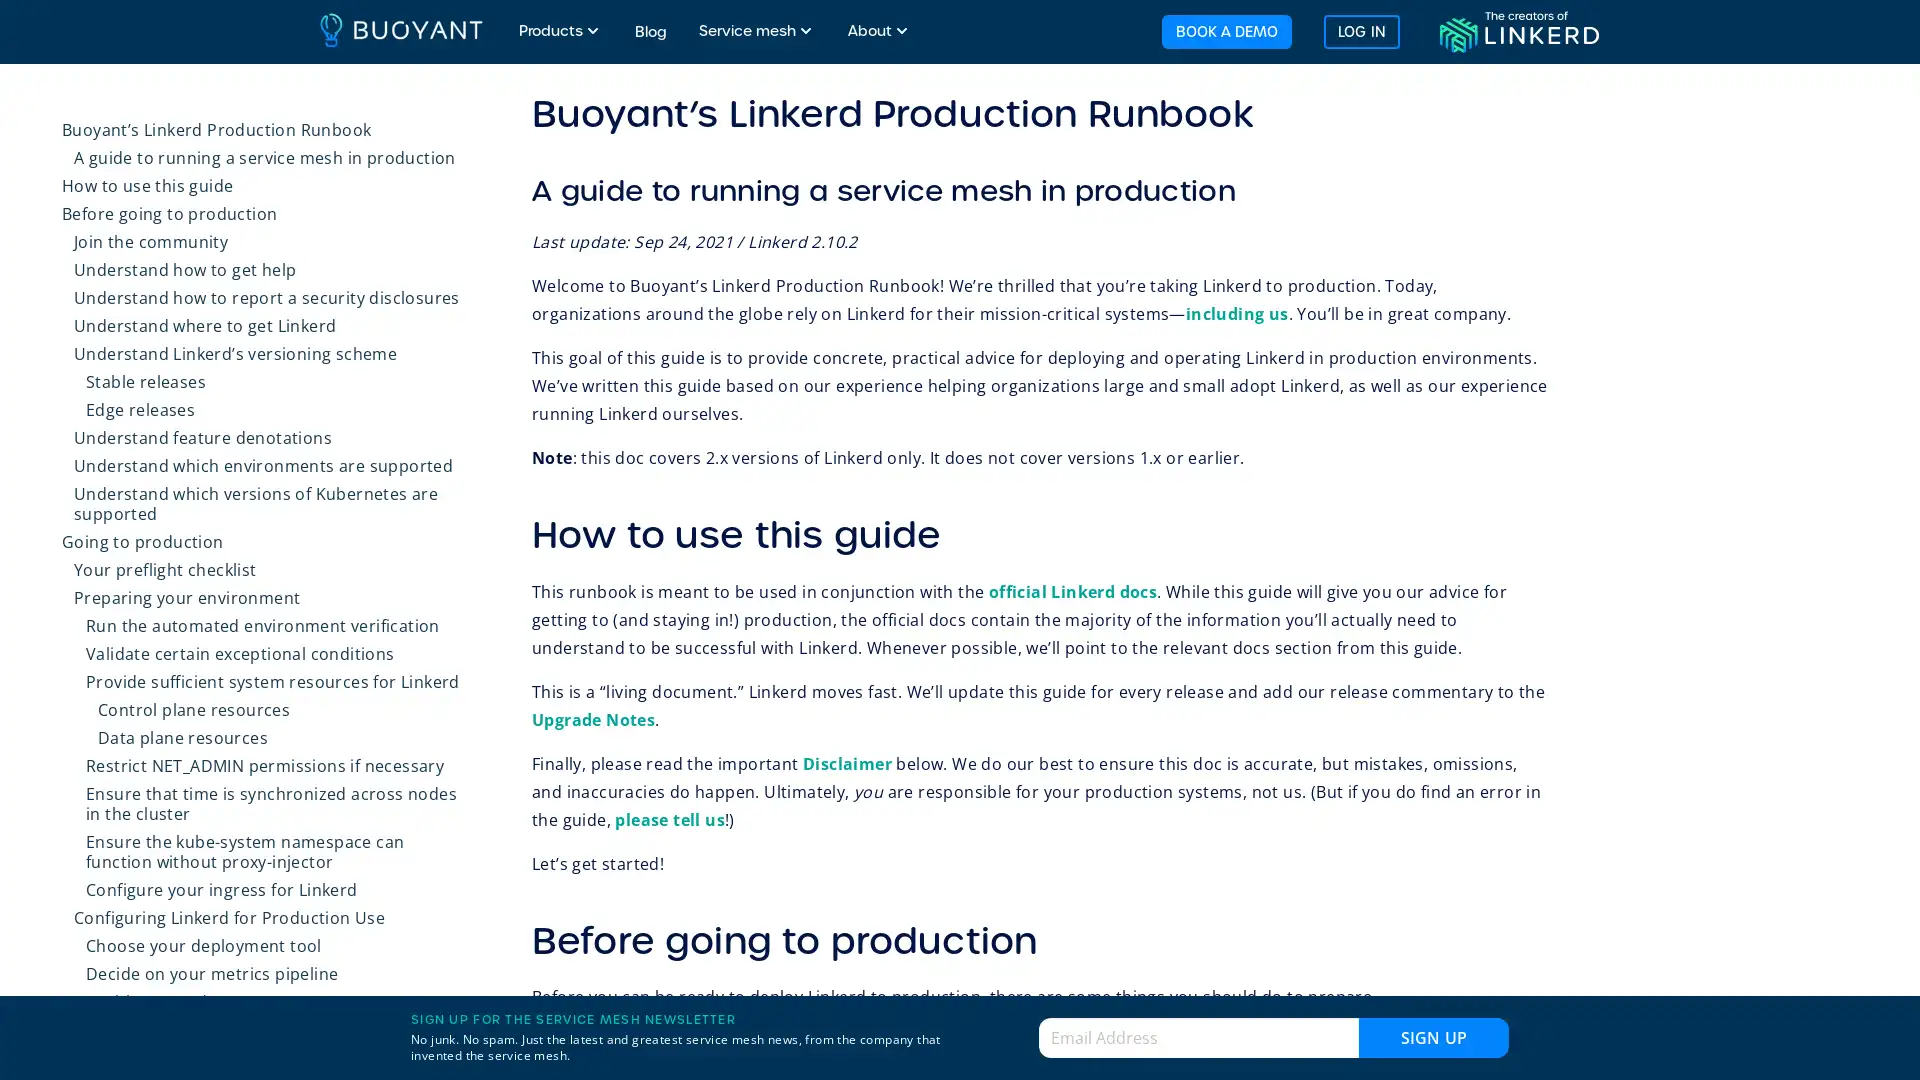 This screenshot has width=1920, height=1080. I want to click on Sign up, so click(1433, 1036).